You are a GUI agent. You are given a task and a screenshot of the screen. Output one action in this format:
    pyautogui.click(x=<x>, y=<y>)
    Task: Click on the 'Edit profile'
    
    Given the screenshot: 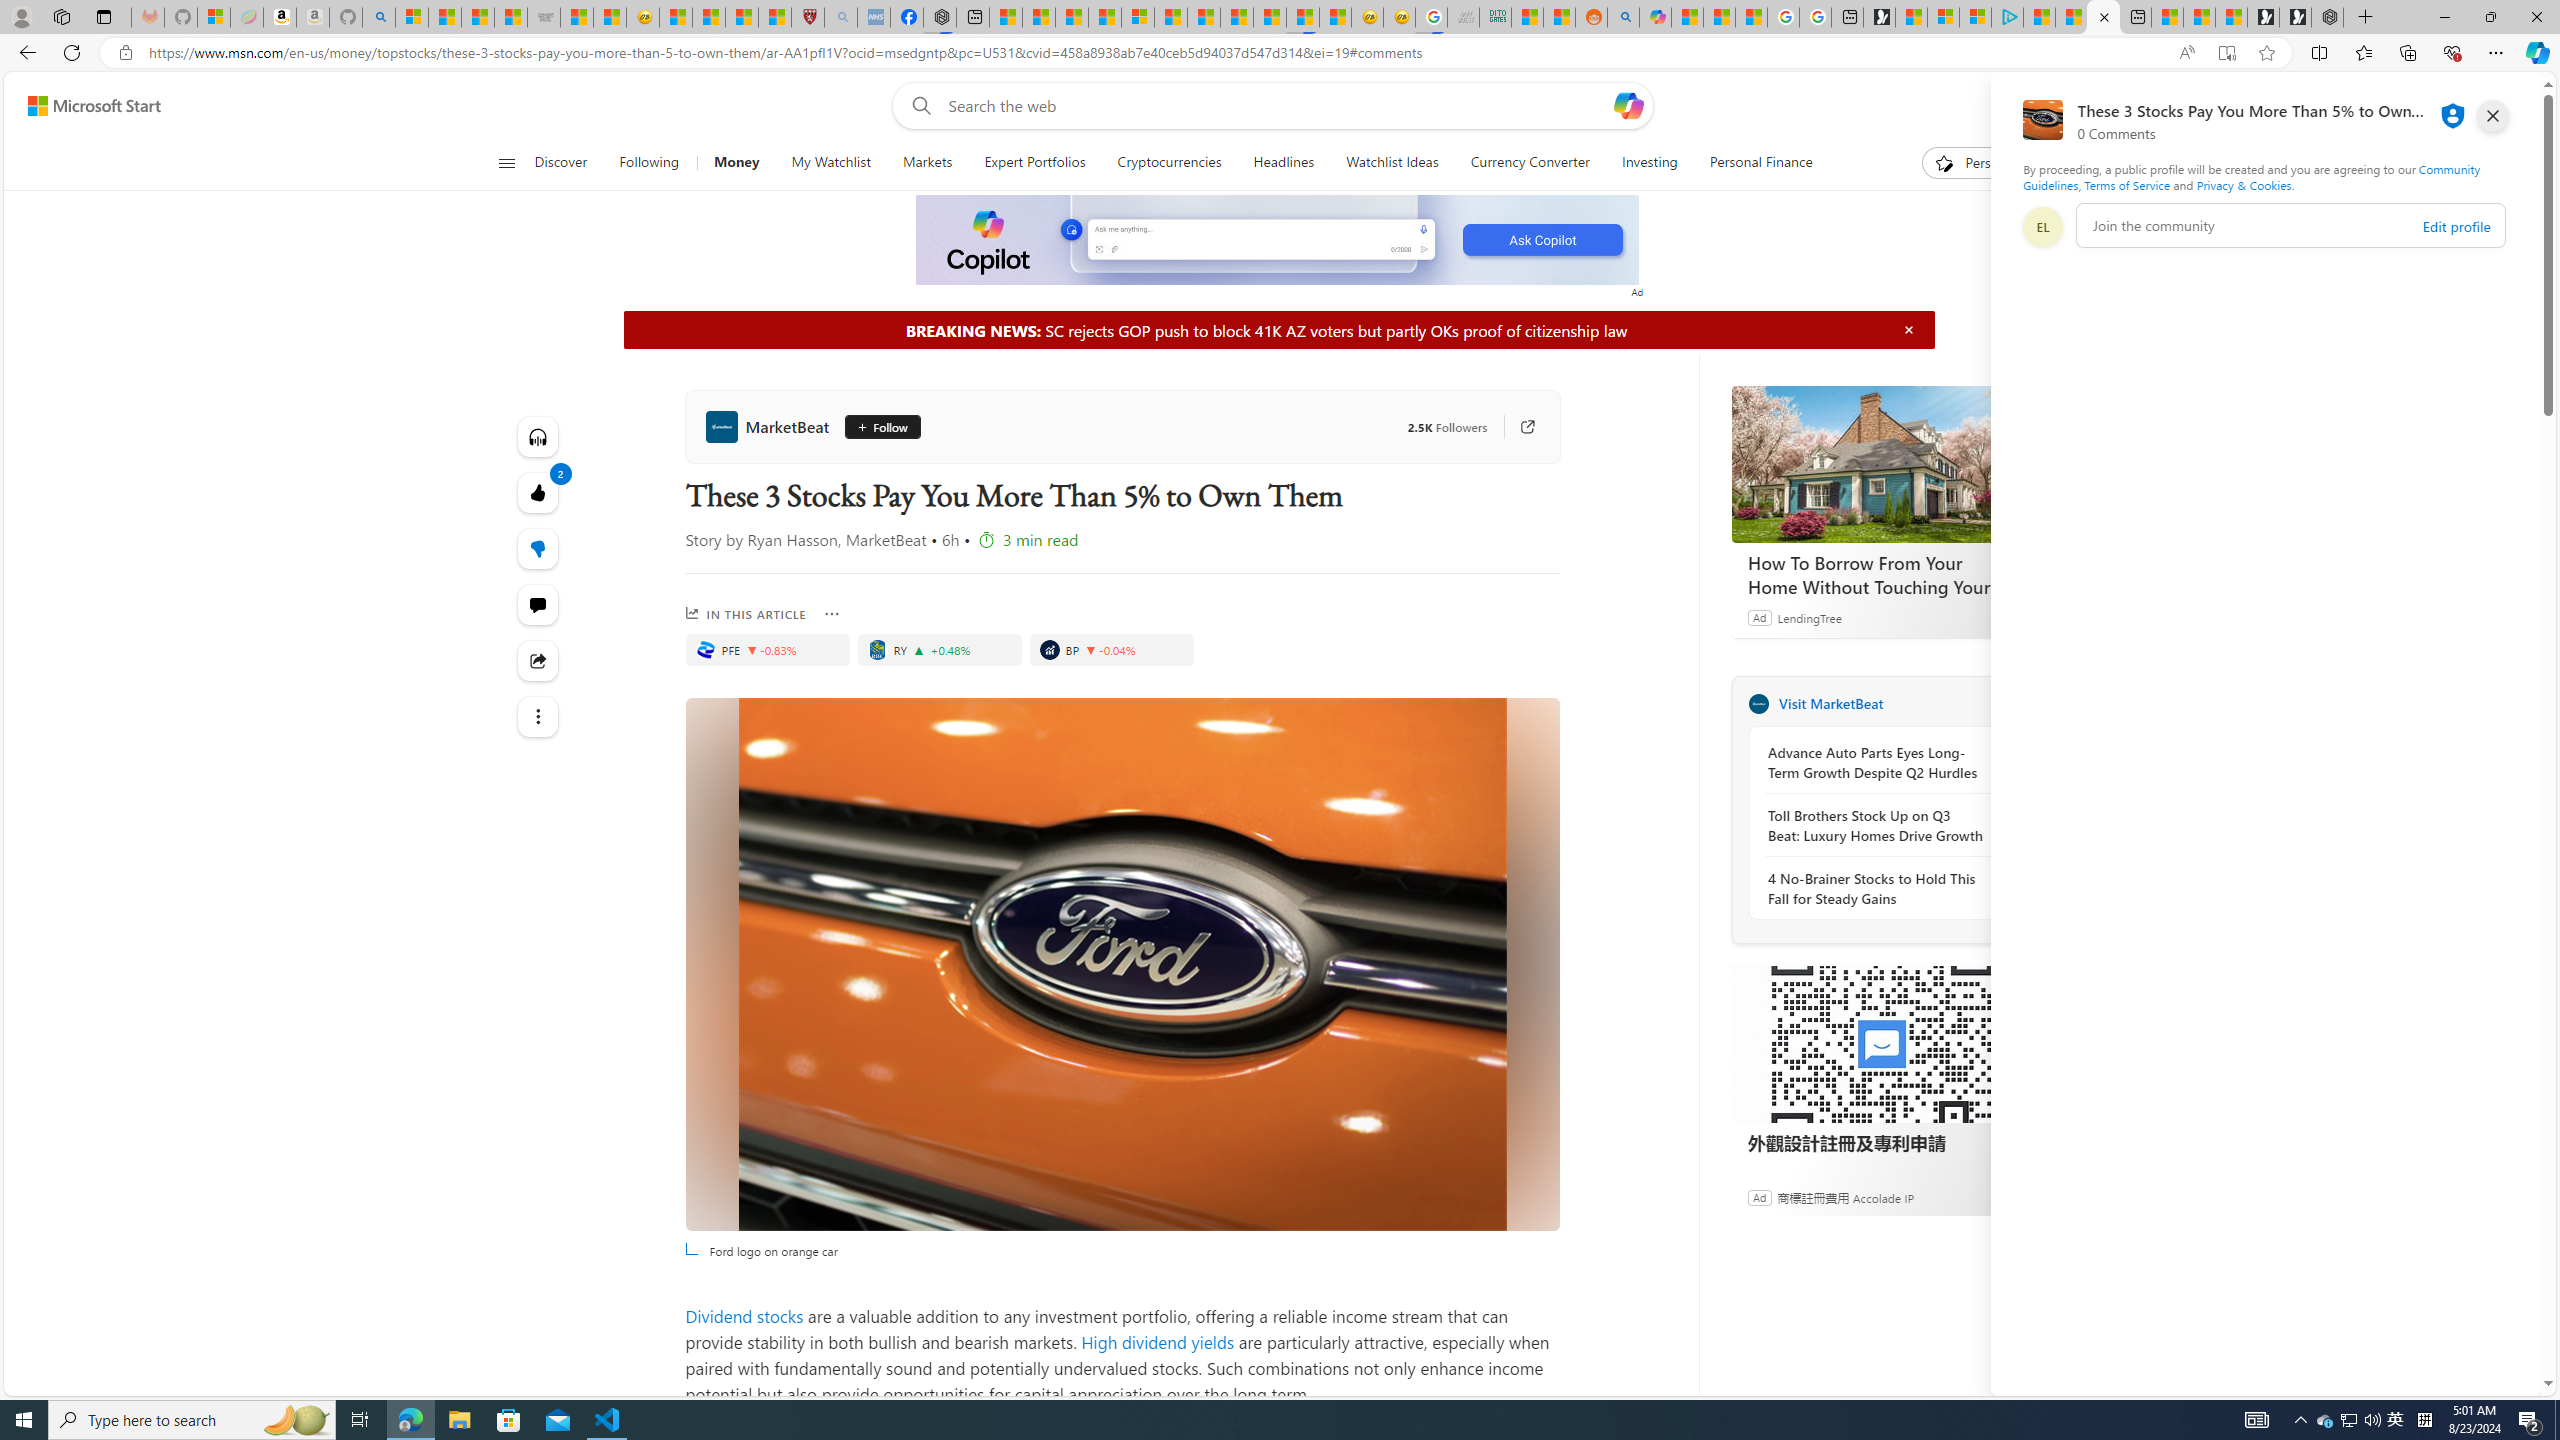 What is the action you would take?
    pyautogui.click(x=2455, y=225)
    